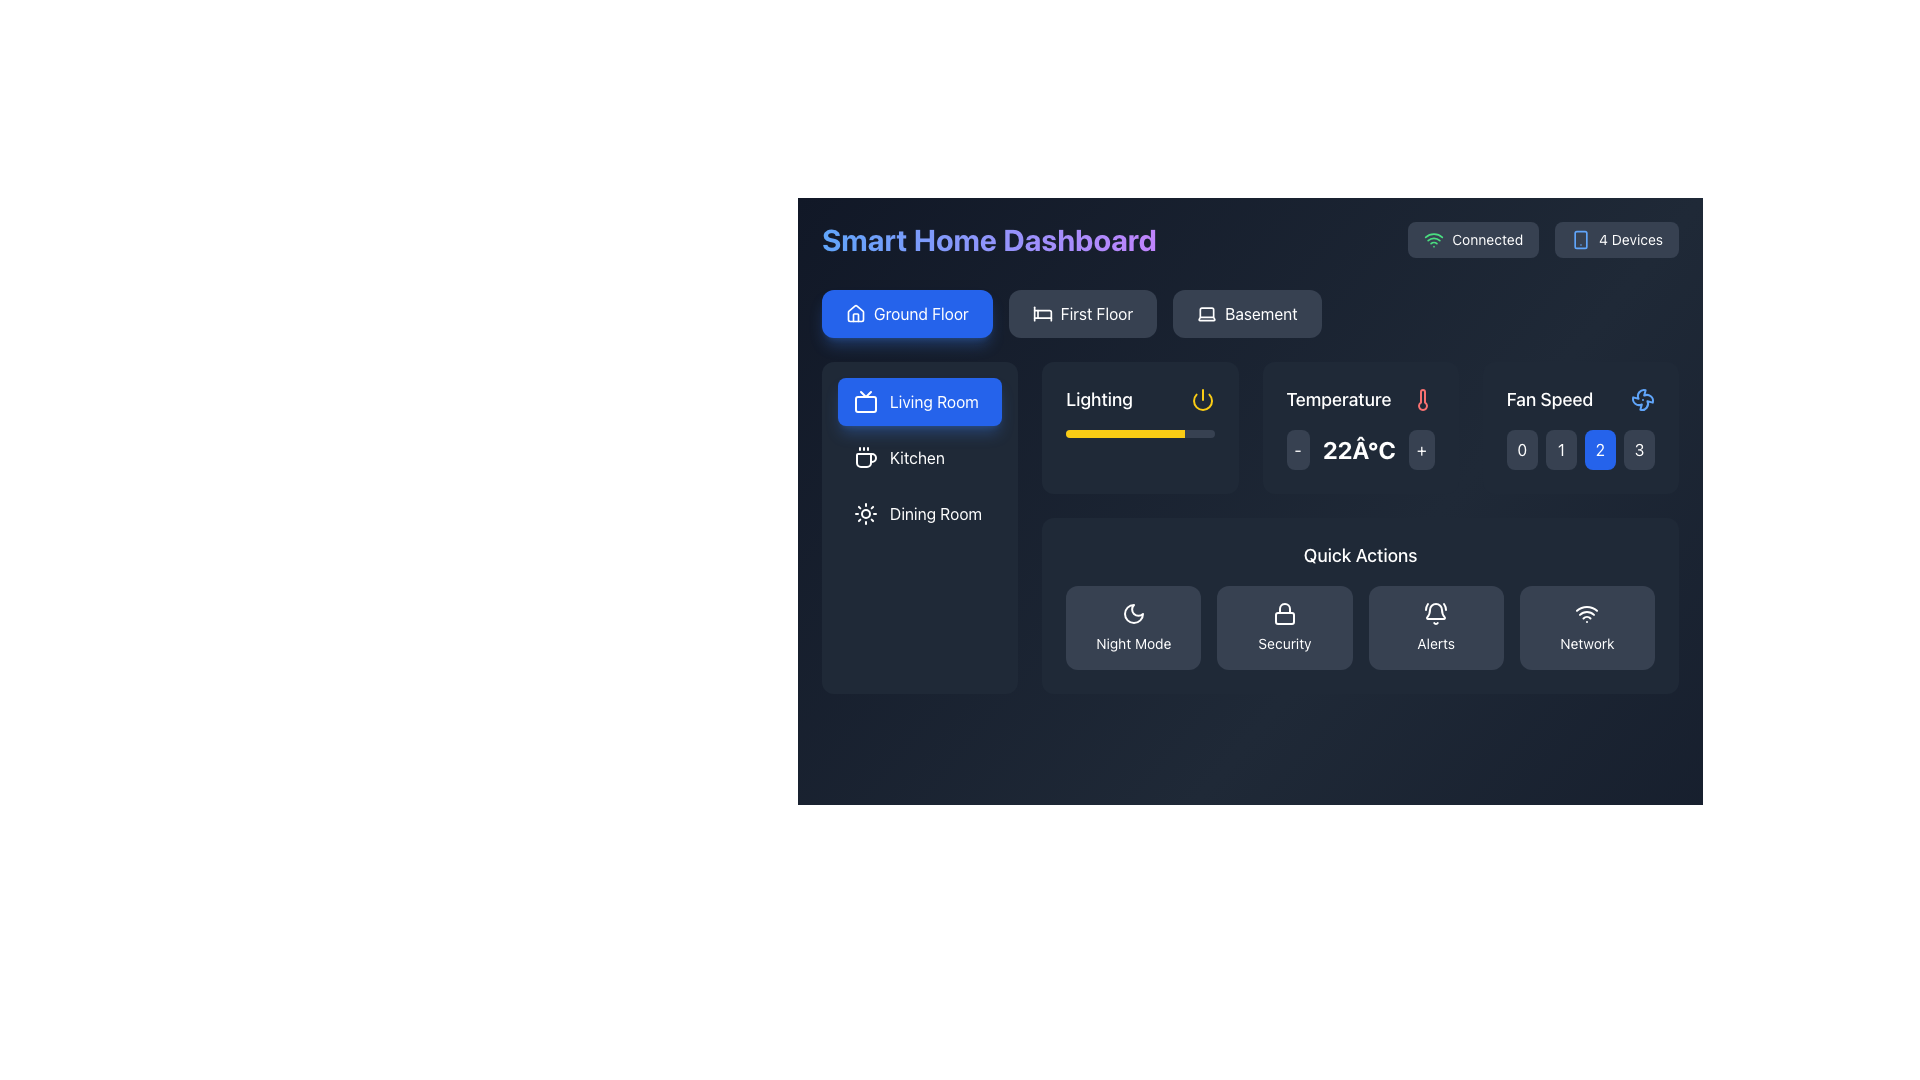 The height and width of the screenshot is (1080, 1920). What do you see at coordinates (1435, 610) in the screenshot?
I see `the alert icon contained within the 'Alerts' quick action button, which is located in the bottom row of the dashboard, second from the right among four quick action buttons` at bounding box center [1435, 610].